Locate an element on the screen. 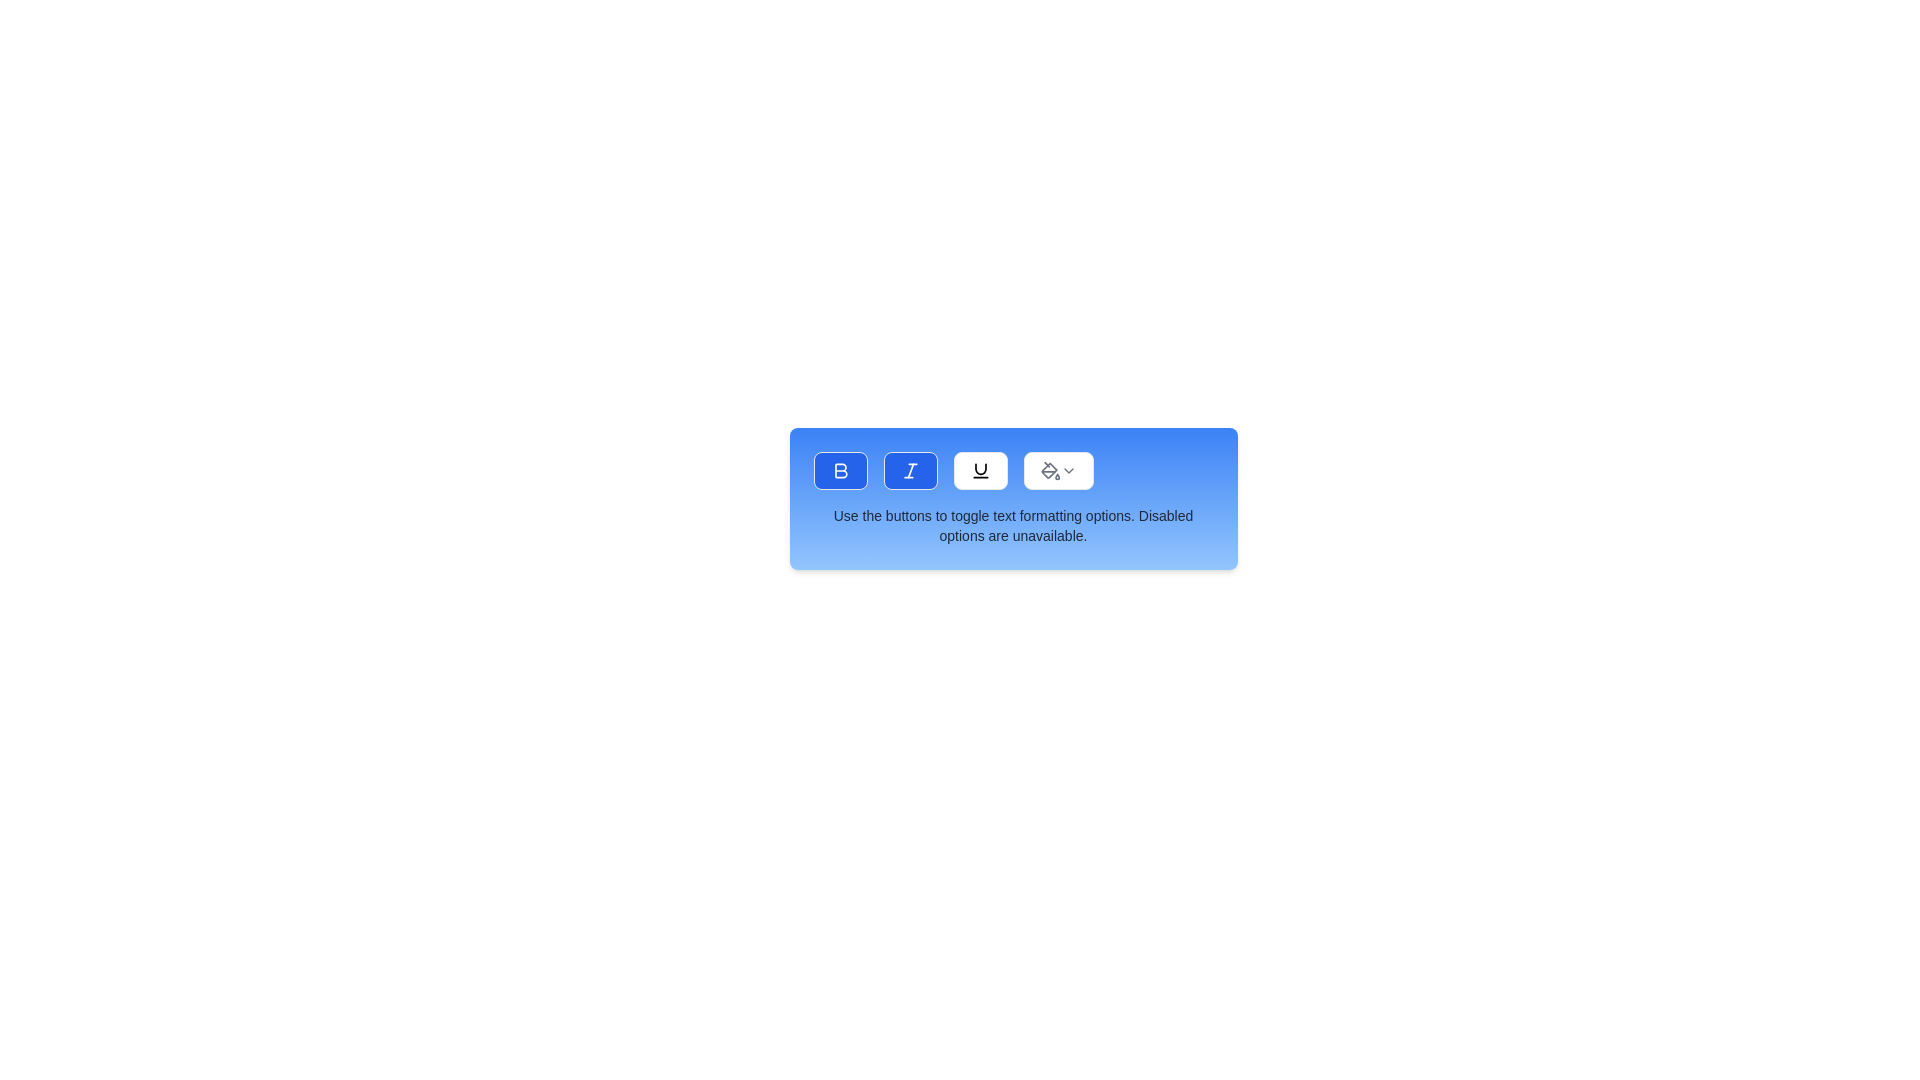 The height and width of the screenshot is (1080, 1920). the first button in the row of formatting buttons is located at coordinates (840, 470).